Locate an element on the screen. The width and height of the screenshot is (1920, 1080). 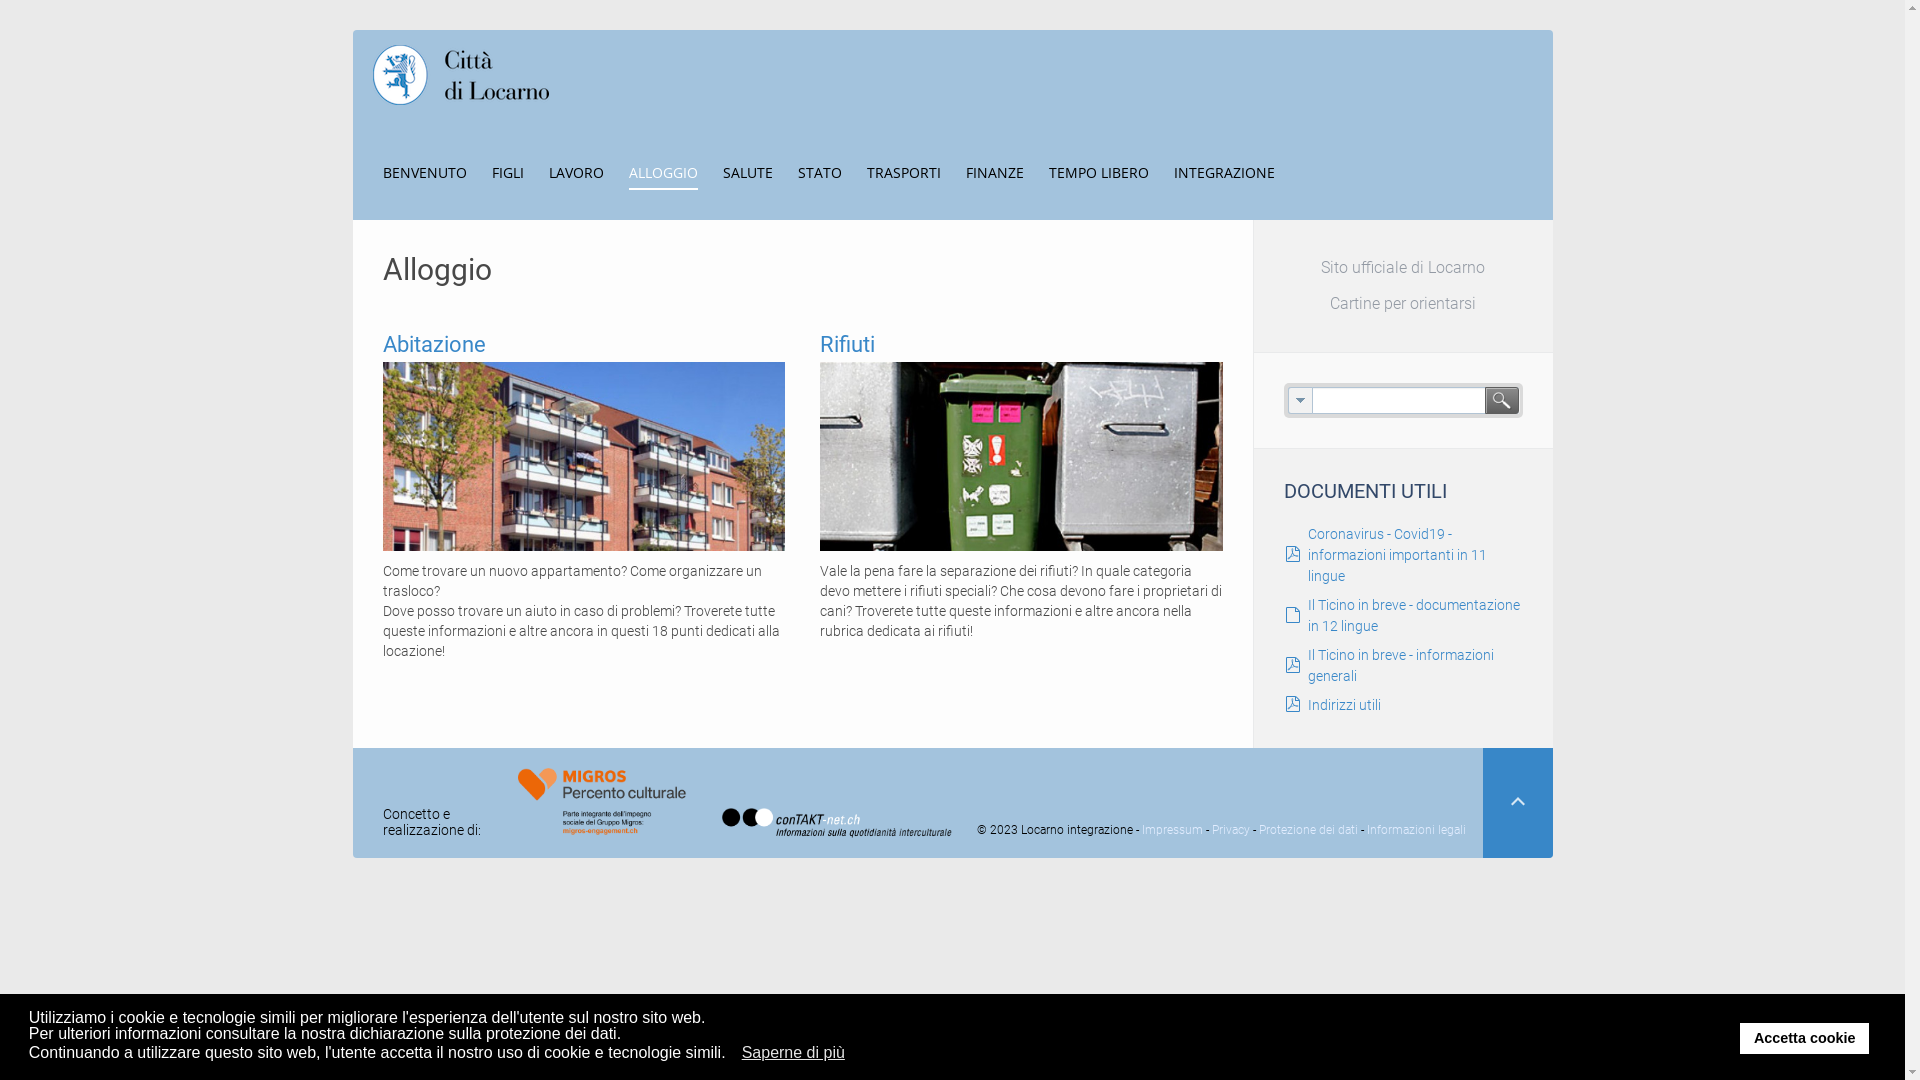
'STATO' is located at coordinates (820, 171).